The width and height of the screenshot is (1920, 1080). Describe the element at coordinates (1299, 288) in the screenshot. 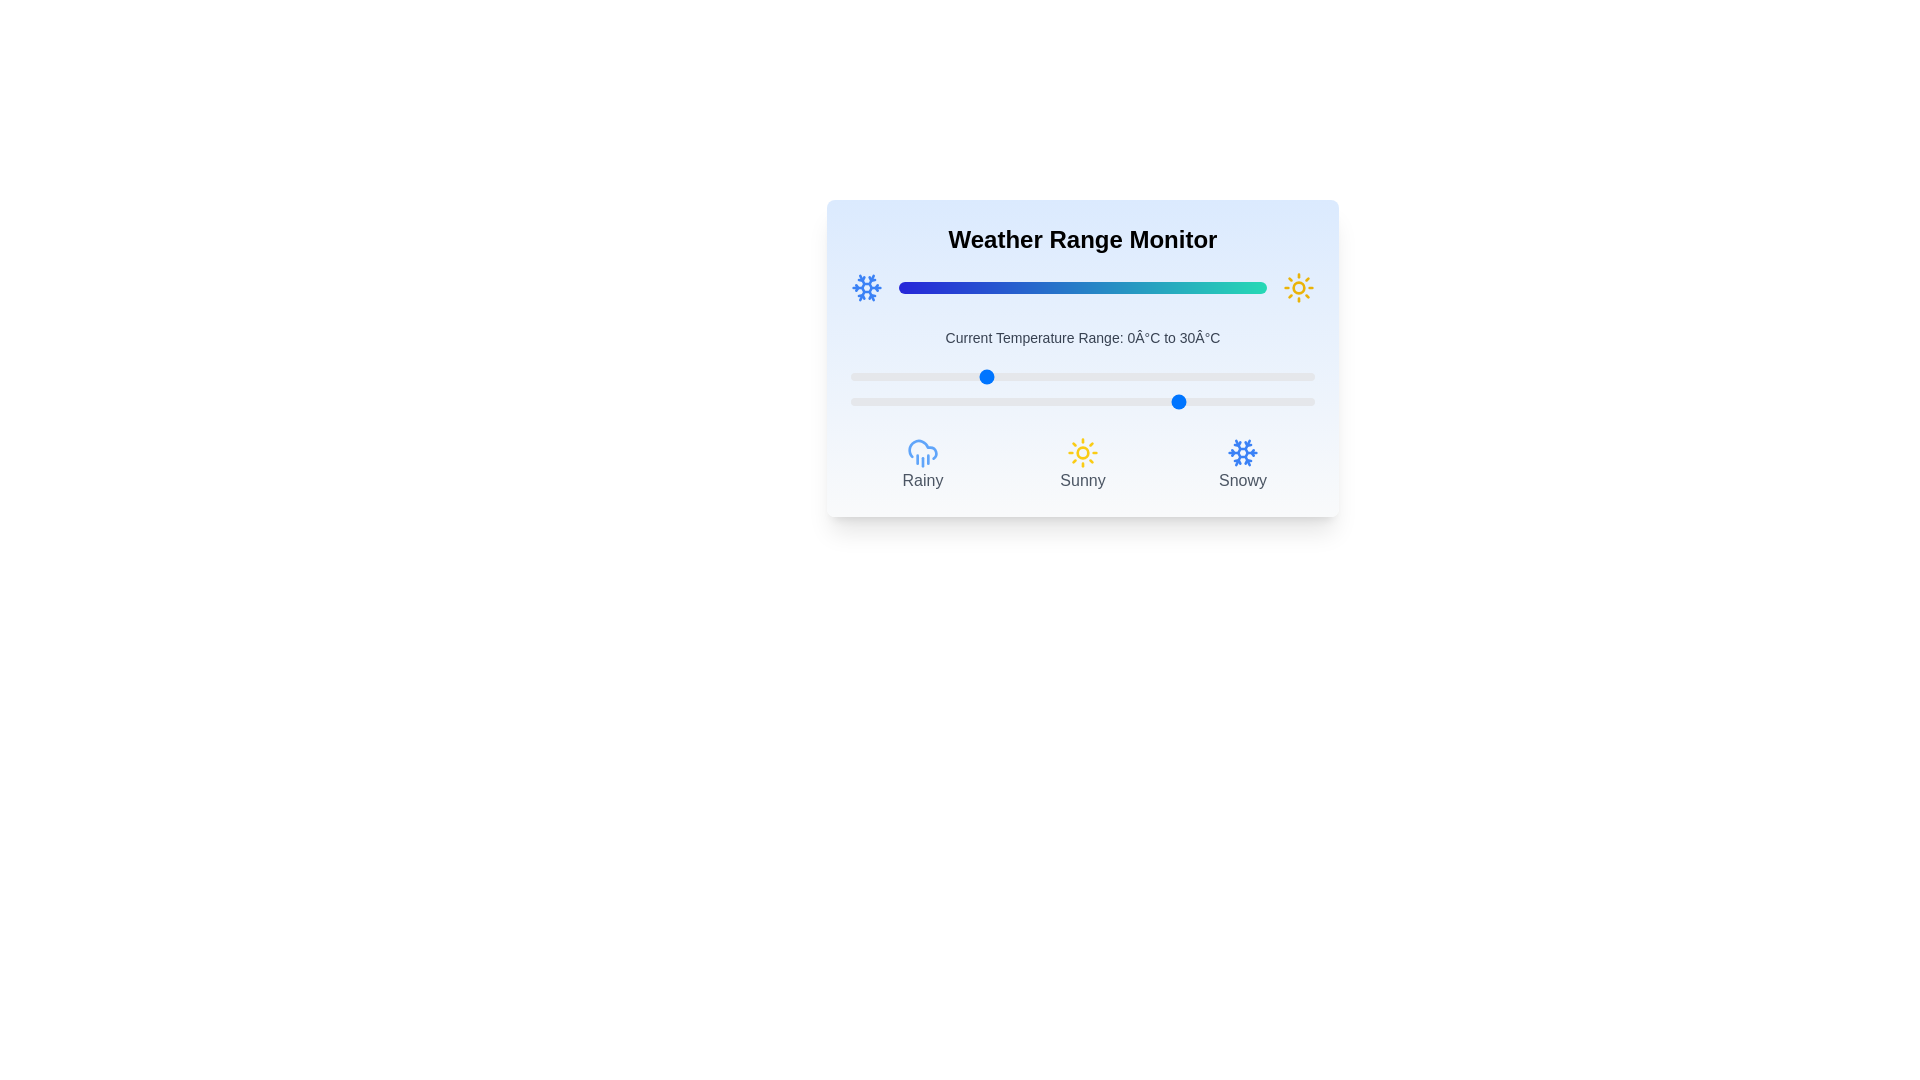

I see `the small circular SVG shape that represents a sun symbol in the Weather Range Monitor interface, located at the top-right corner of the temperature range display` at that location.